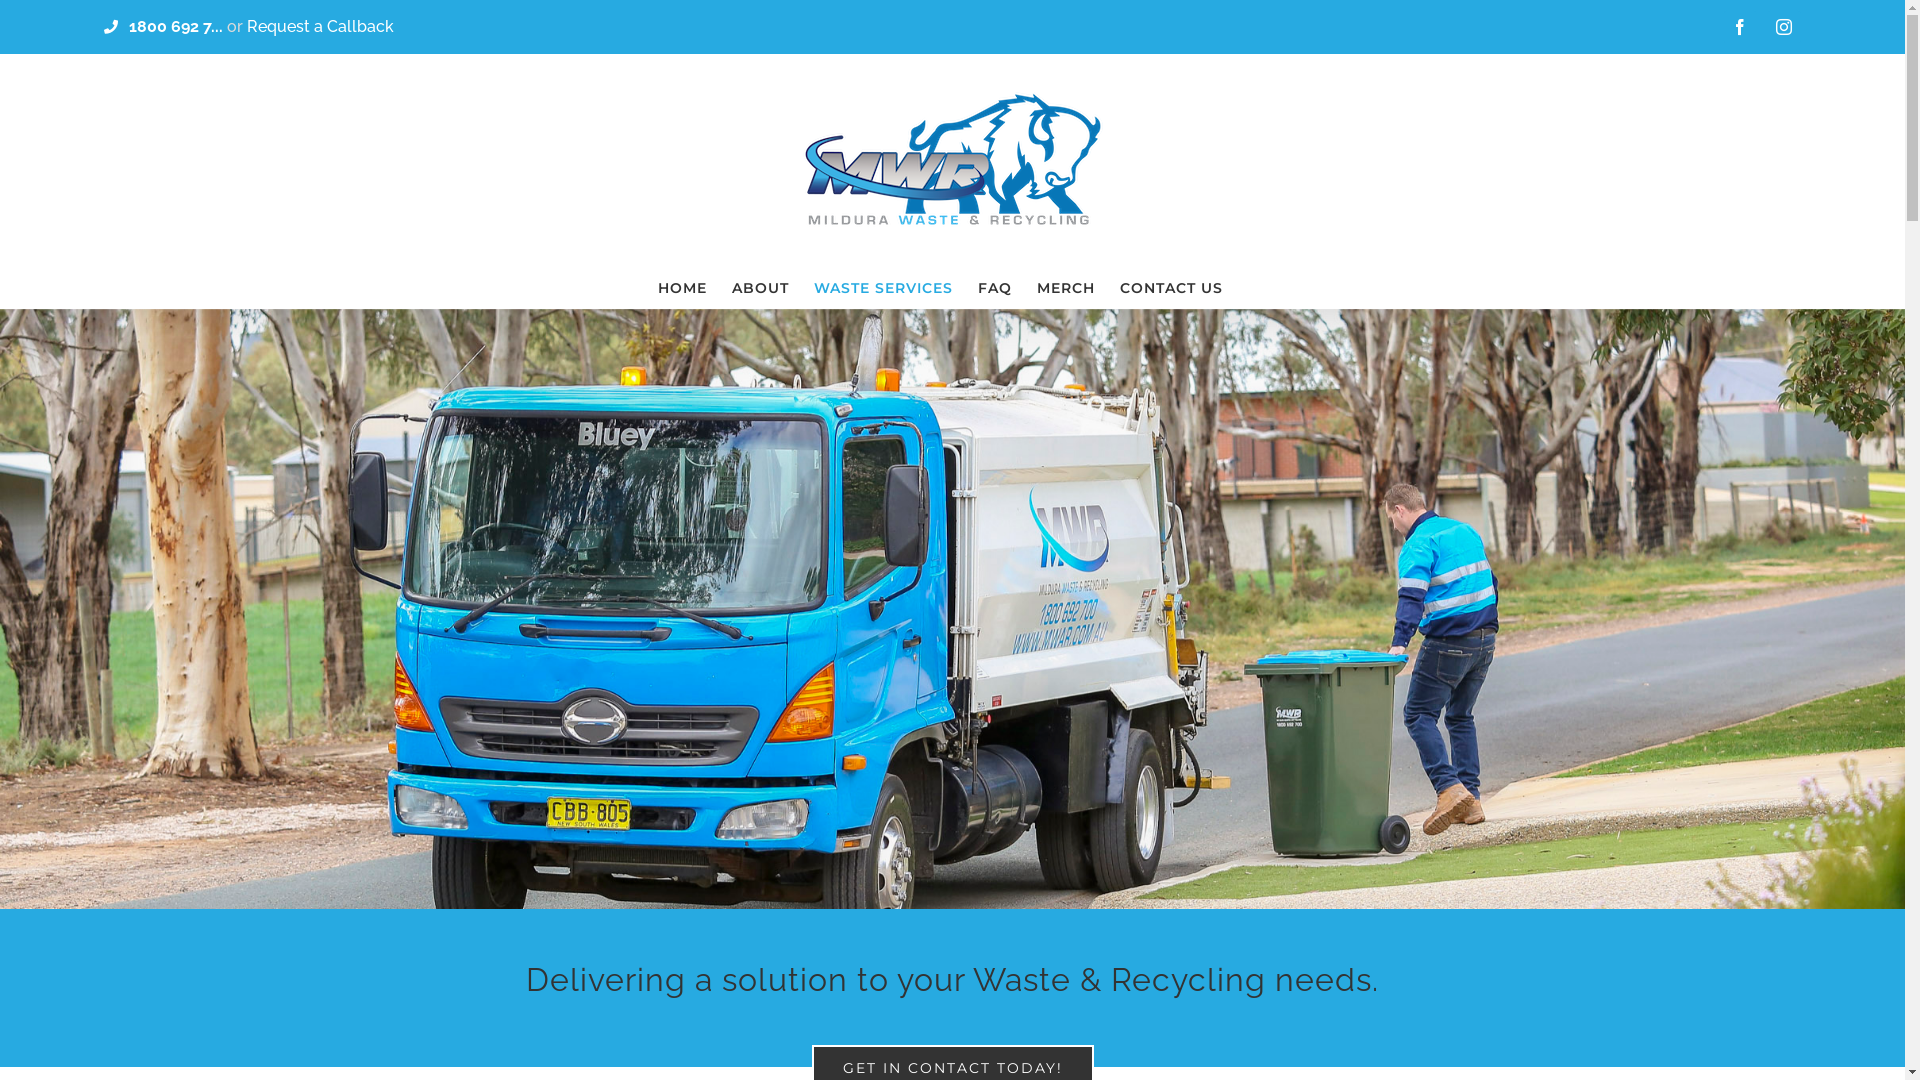 Image resolution: width=1920 pixels, height=1080 pixels. I want to click on 'MERCH', so click(1064, 288).